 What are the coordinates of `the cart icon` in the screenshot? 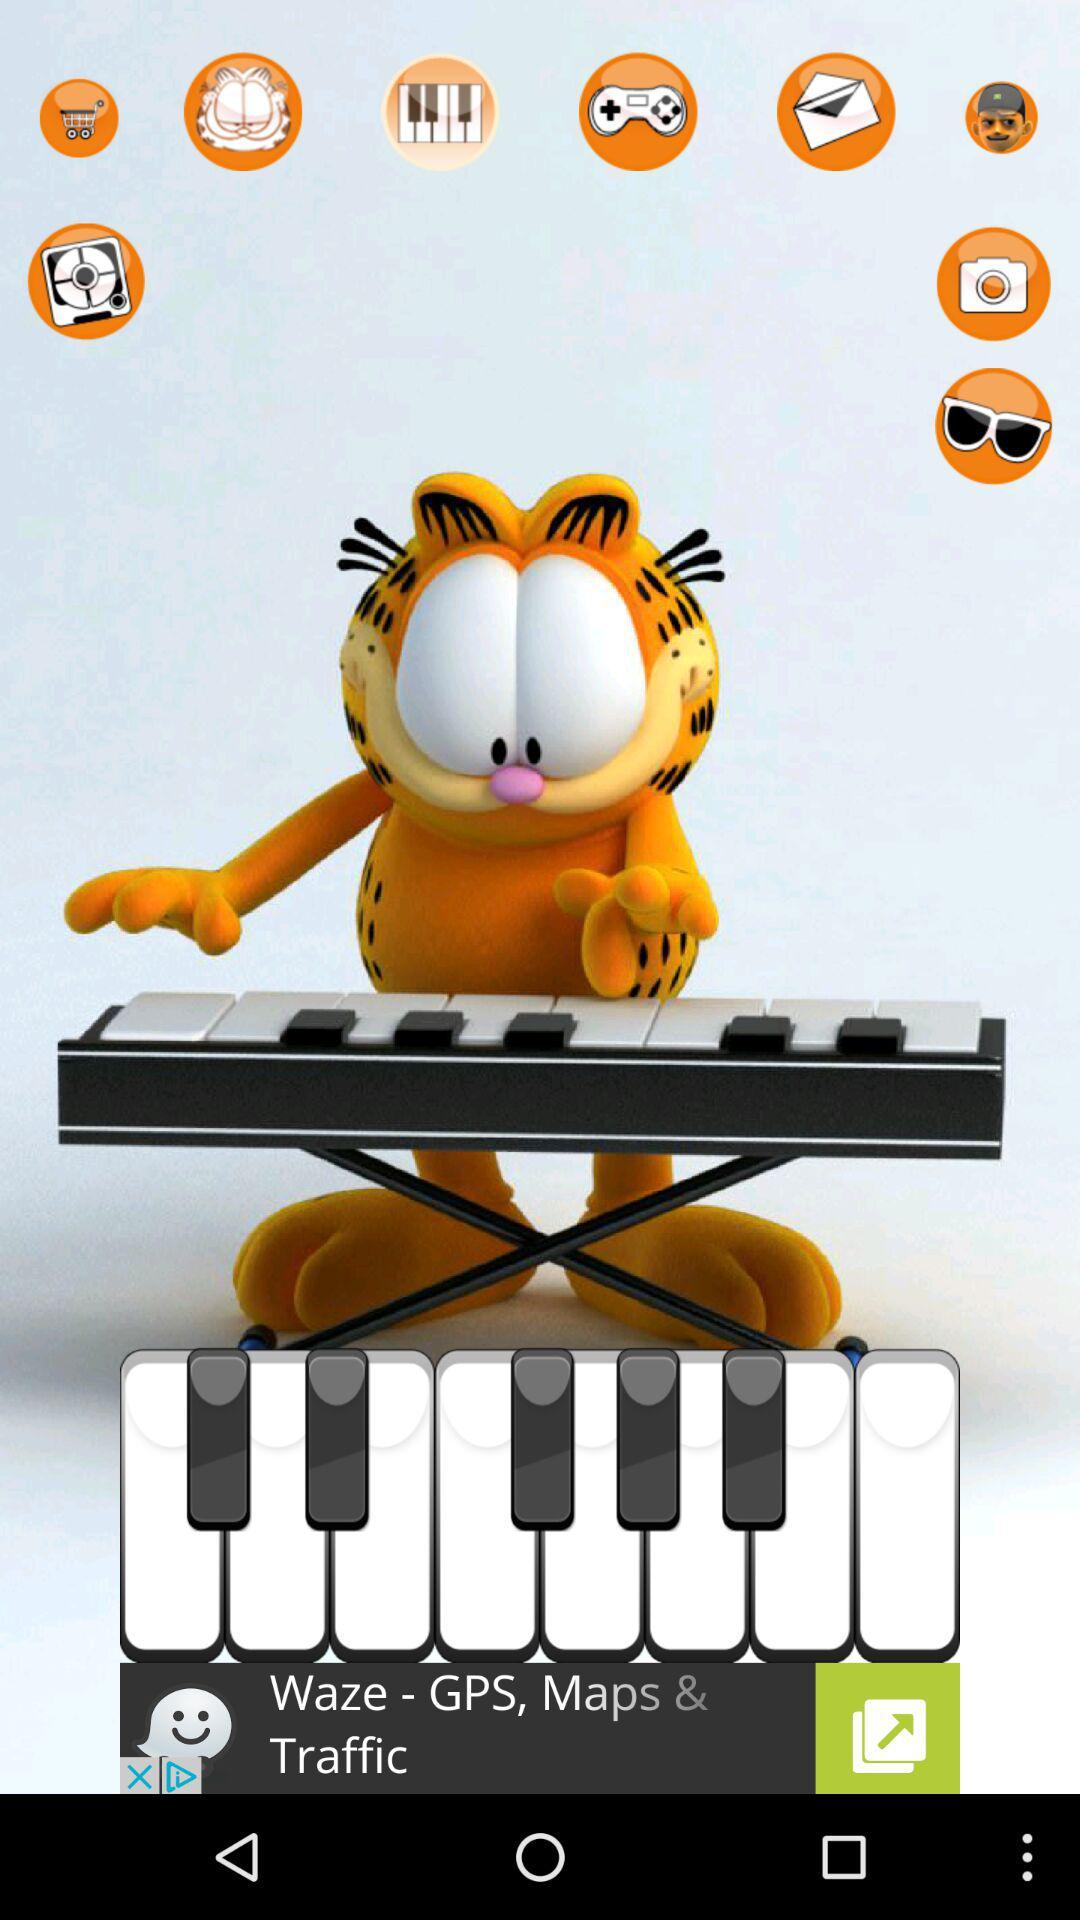 It's located at (78, 125).